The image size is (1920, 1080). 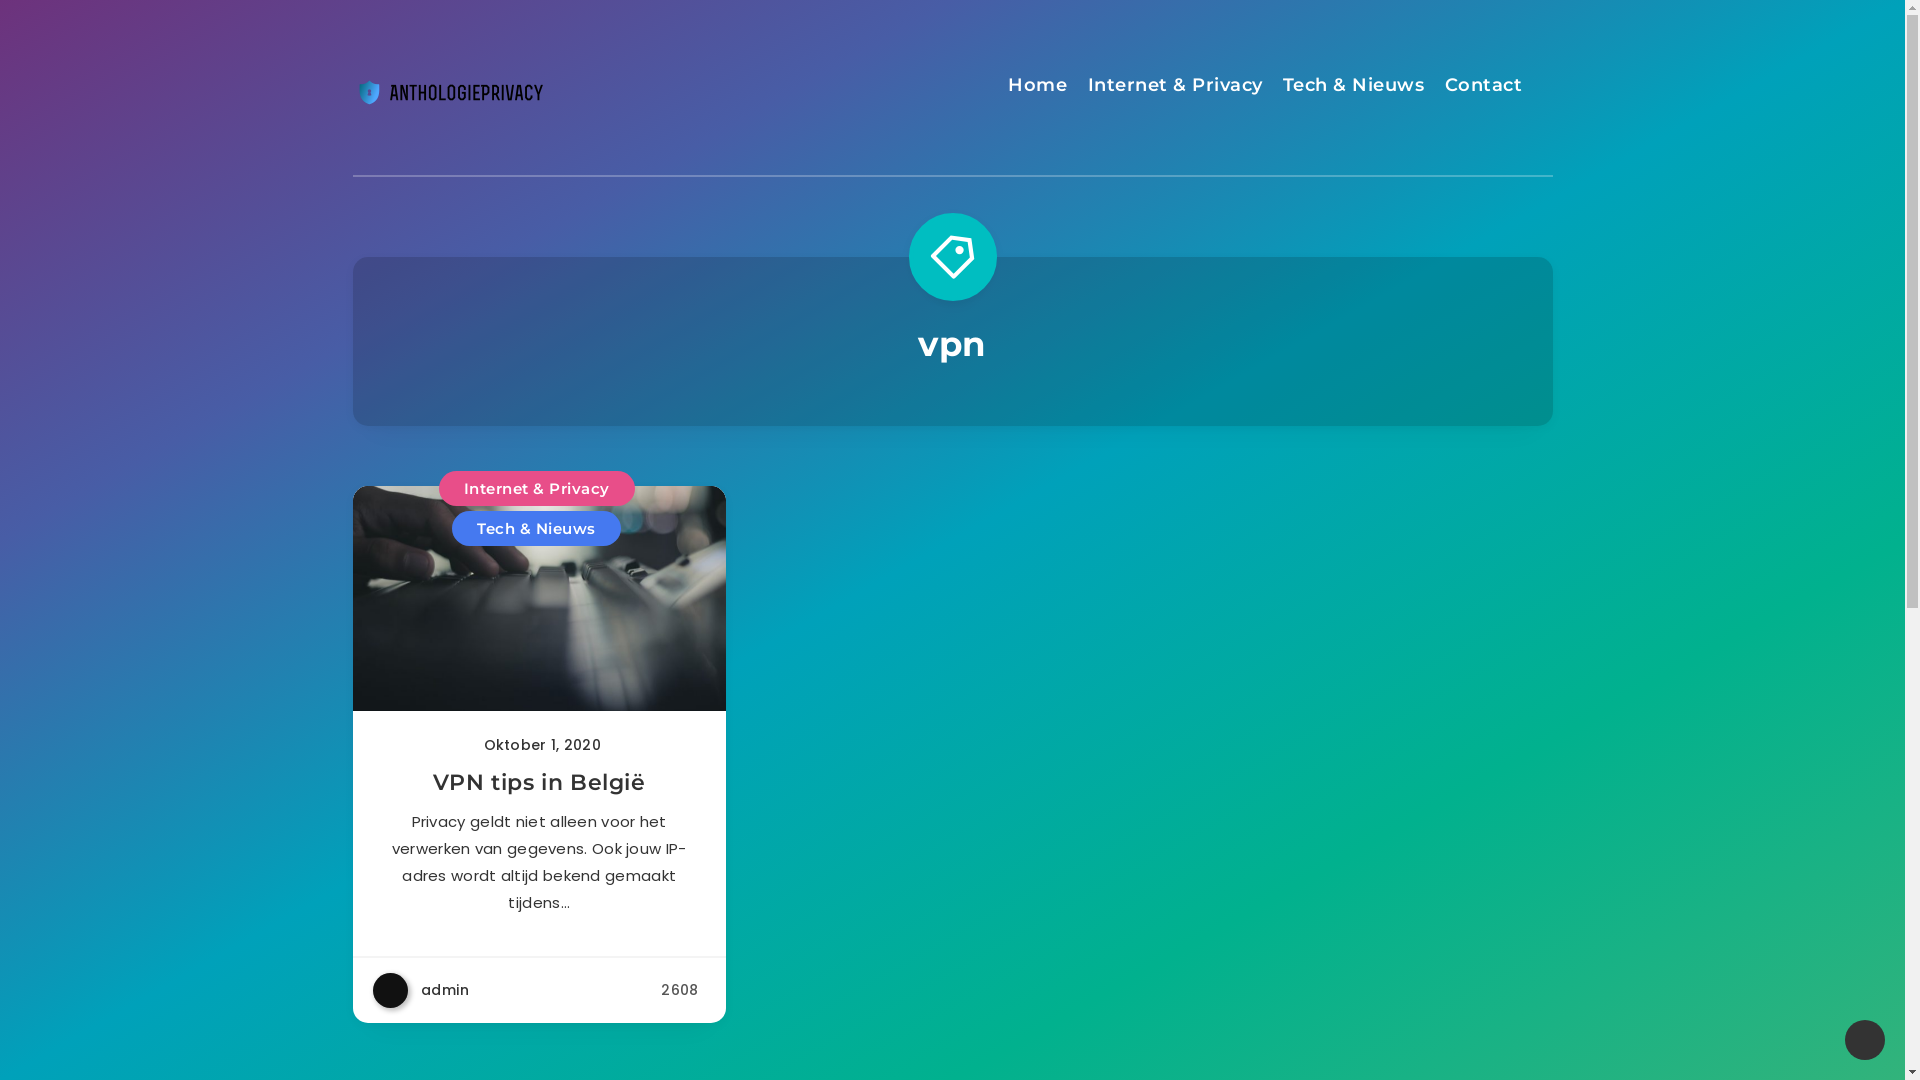 I want to click on 'admin', so click(x=419, y=990).